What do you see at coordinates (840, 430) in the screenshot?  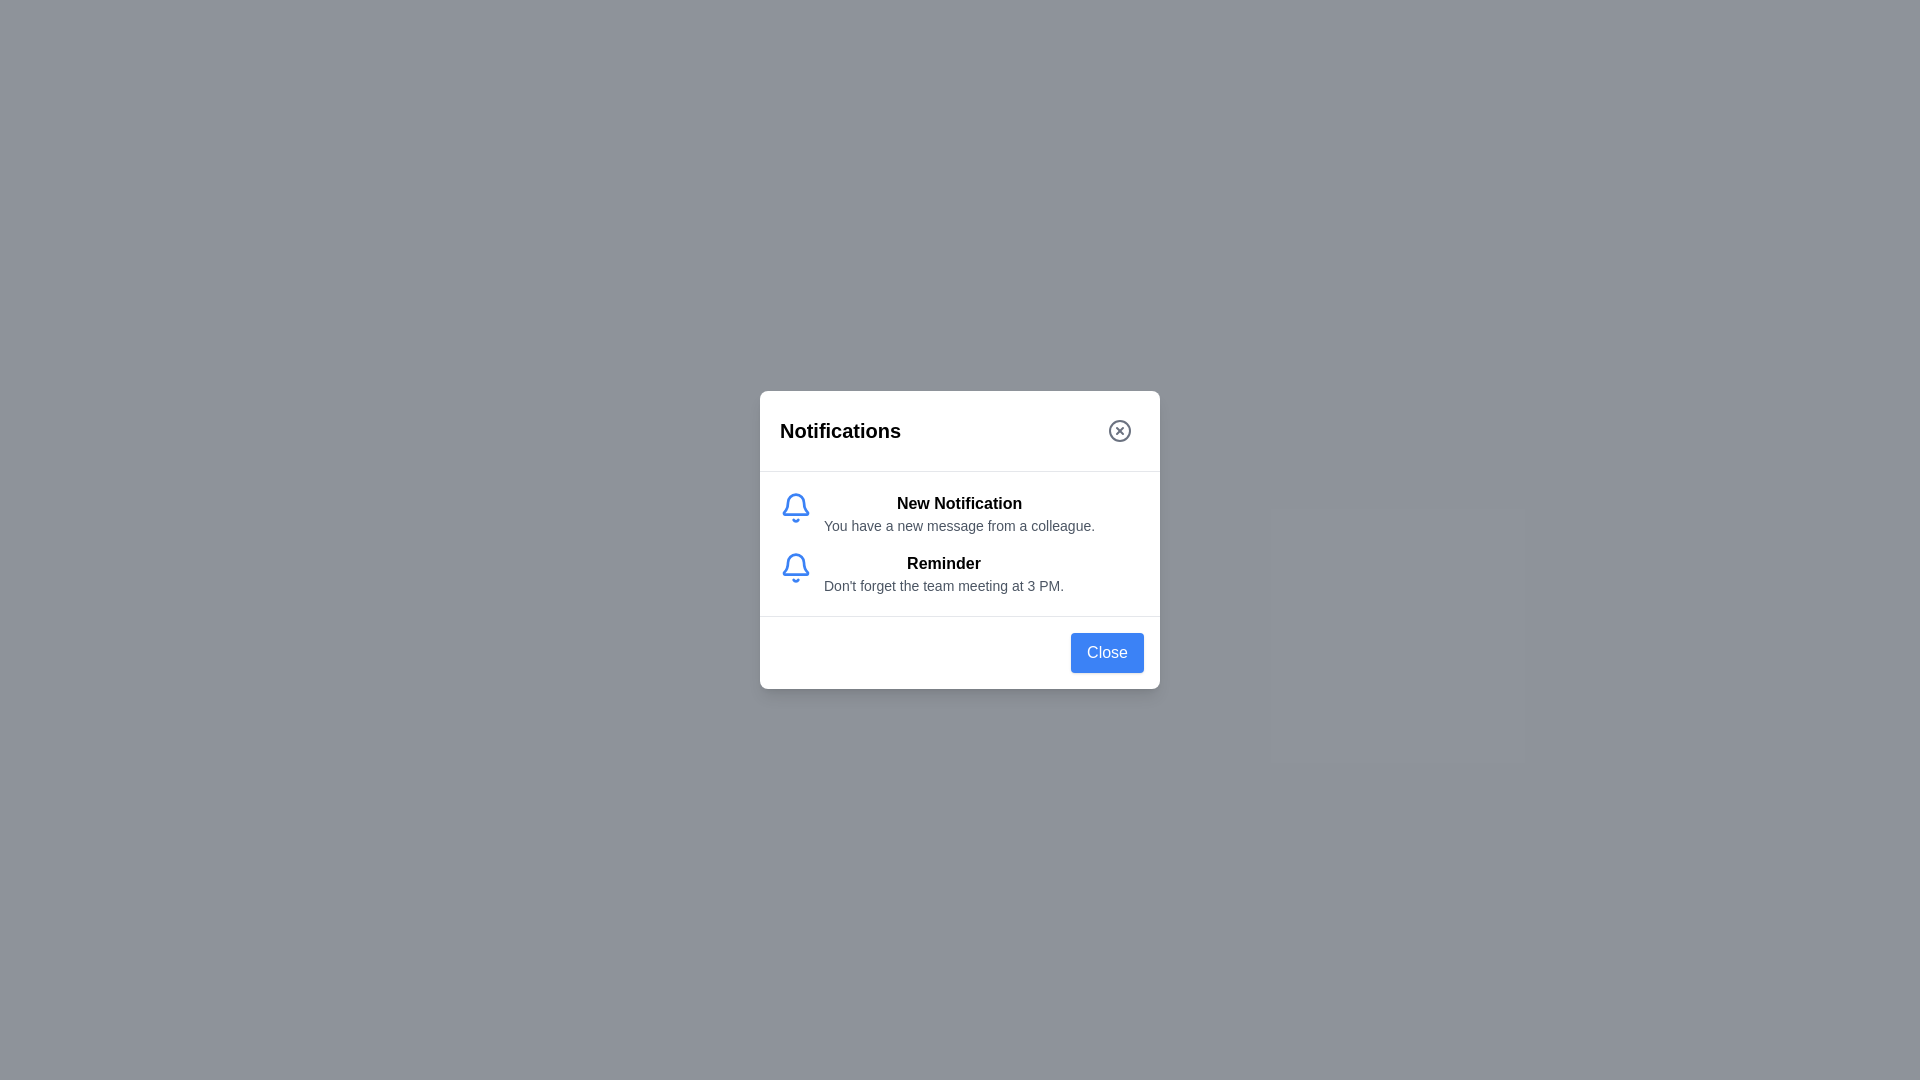 I see `the static text label indicating the content of the modal pertains to notifications, located in the header section of the modal dialog box` at bounding box center [840, 430].